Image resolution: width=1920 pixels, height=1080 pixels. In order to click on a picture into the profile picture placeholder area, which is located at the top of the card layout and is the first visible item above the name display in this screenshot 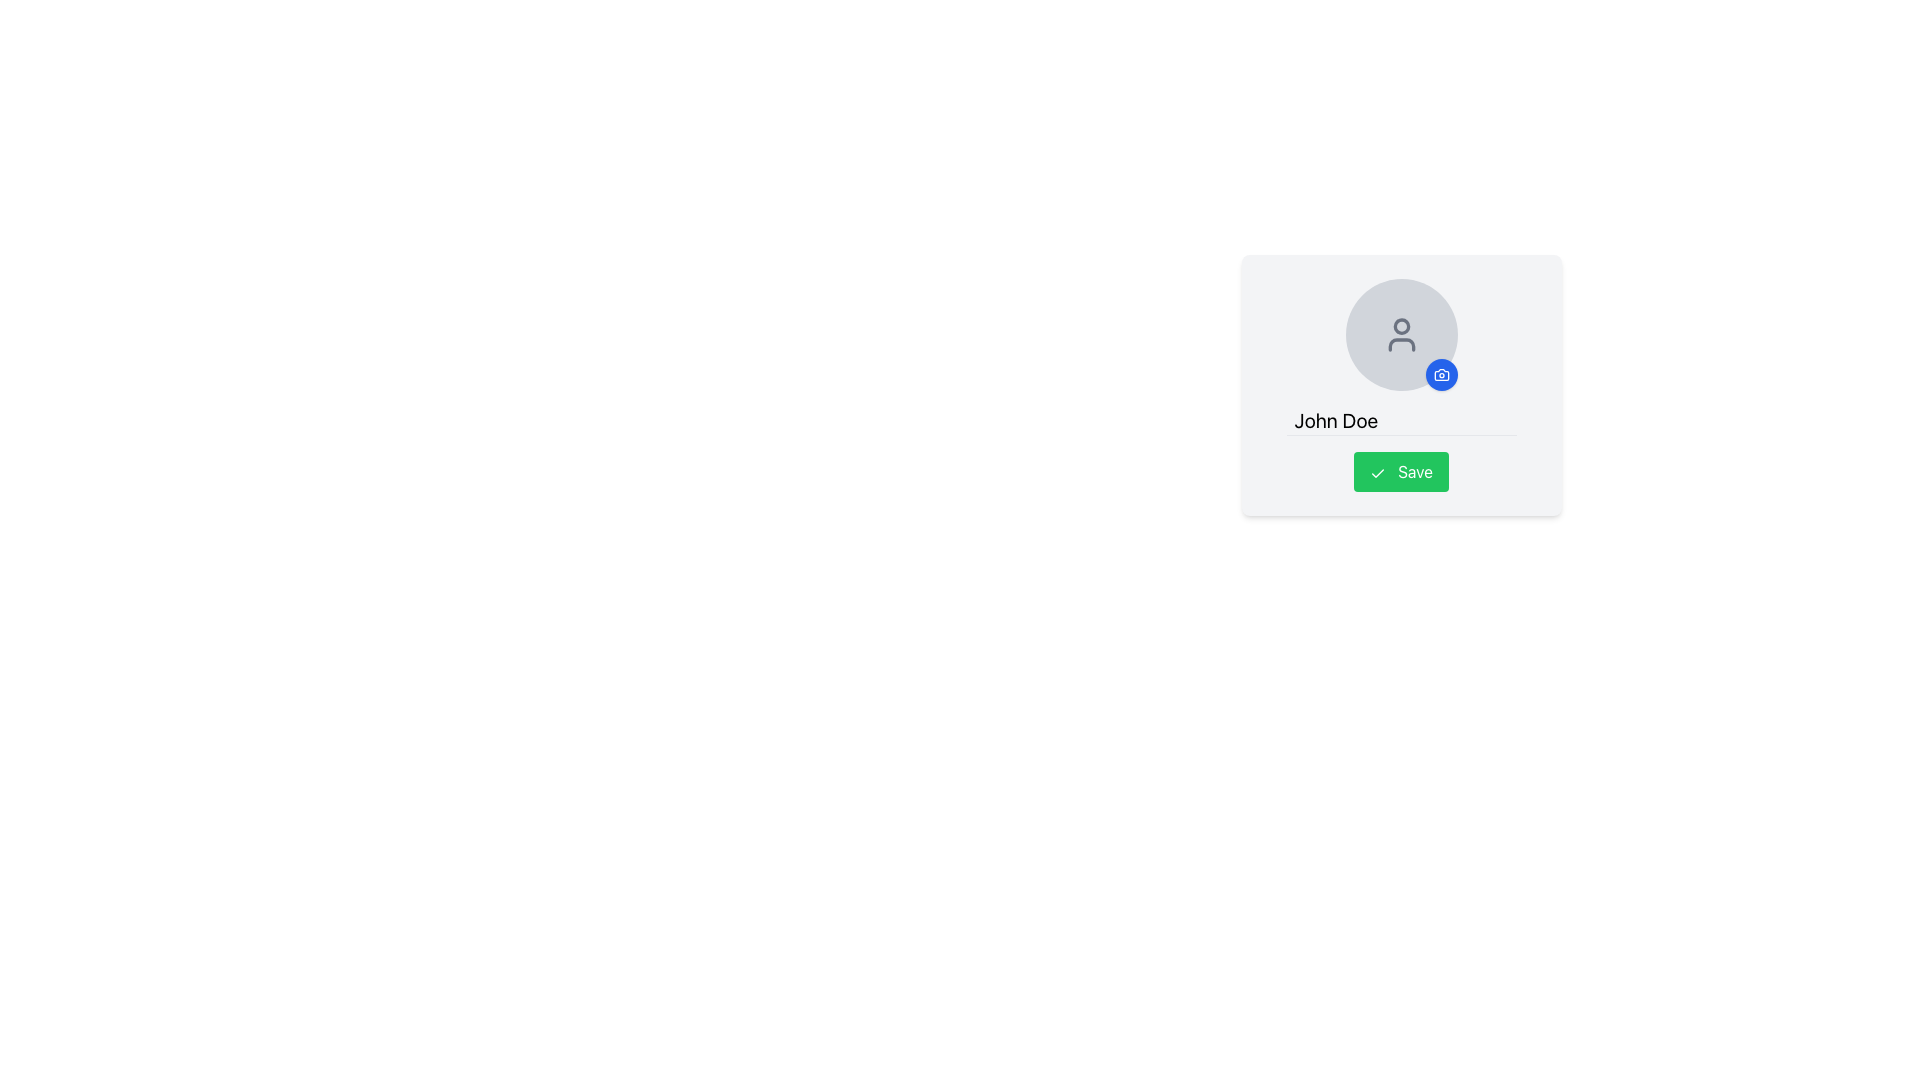, I will do `click(1400, 385)`.